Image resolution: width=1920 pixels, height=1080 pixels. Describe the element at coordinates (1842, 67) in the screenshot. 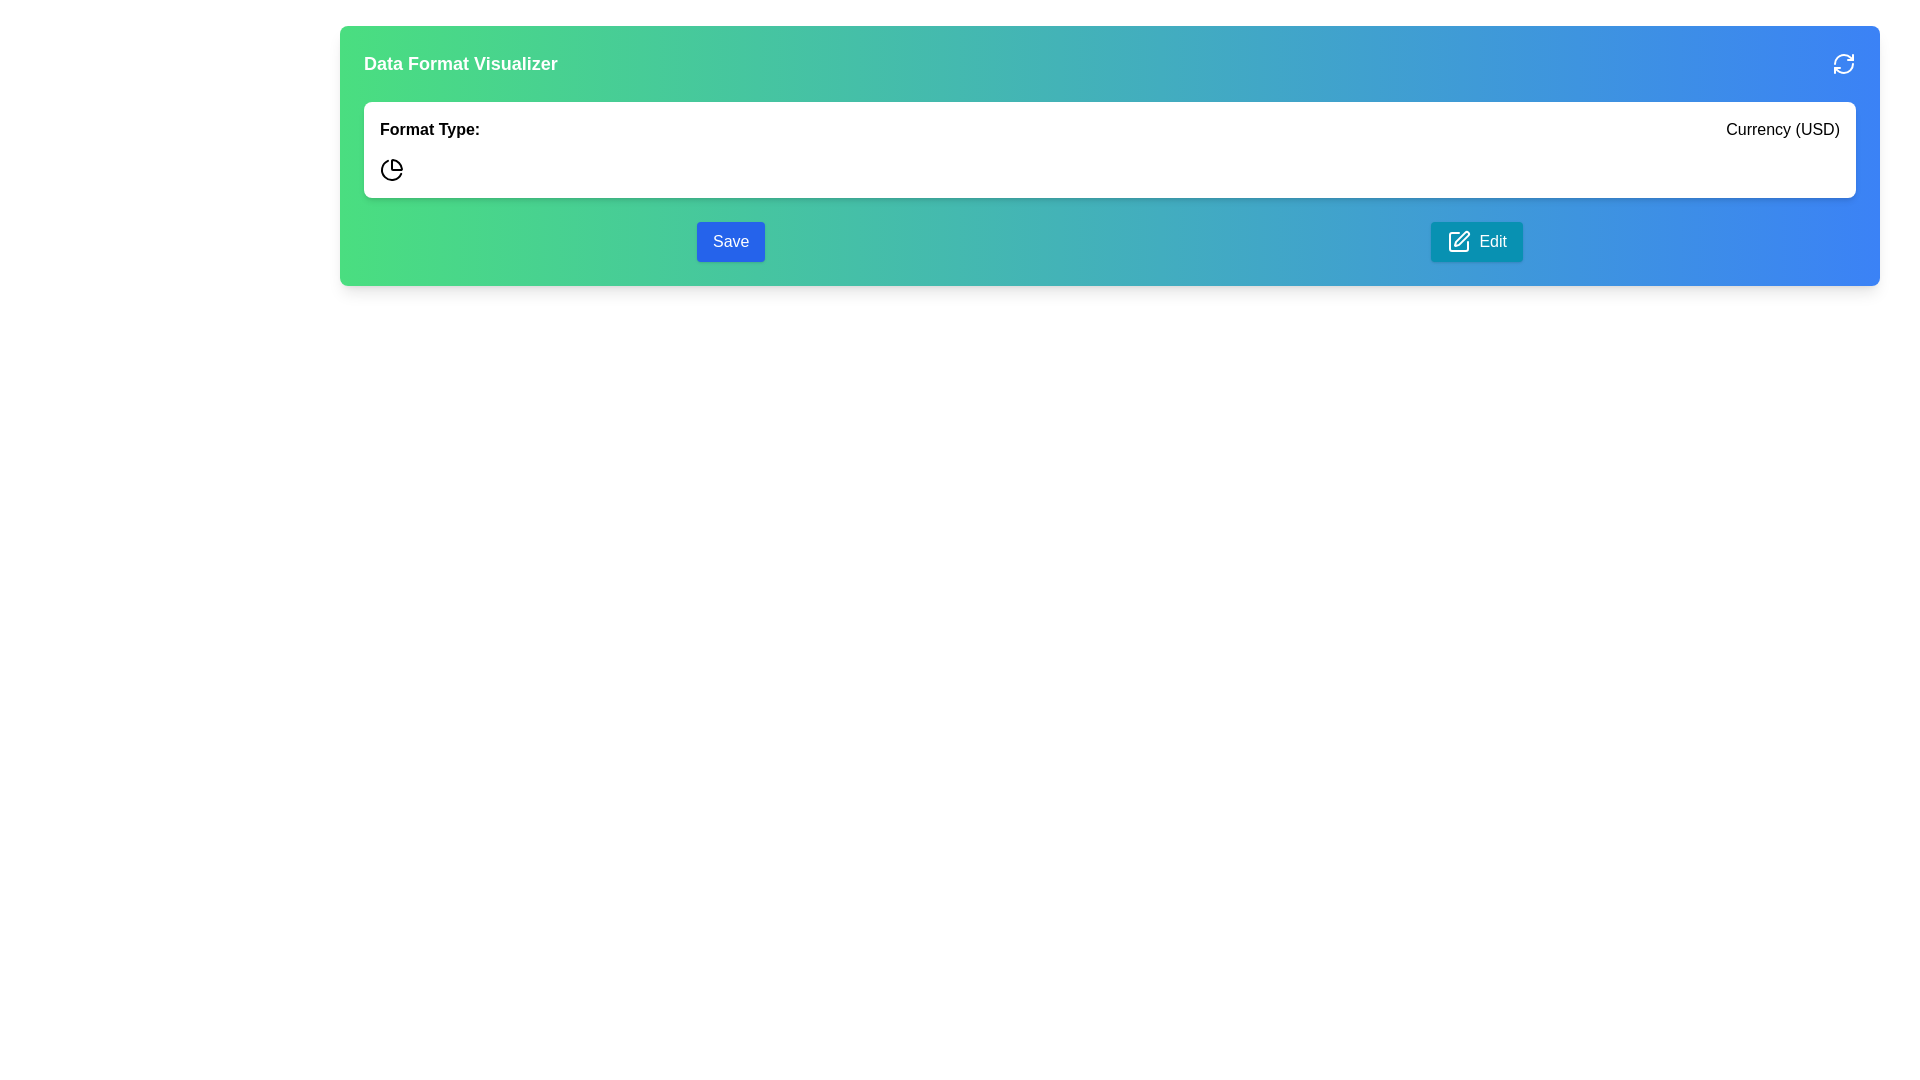

I see `the lower curved segment of the circular refresh icon located in the top-right corner of the central control panel` at that location.